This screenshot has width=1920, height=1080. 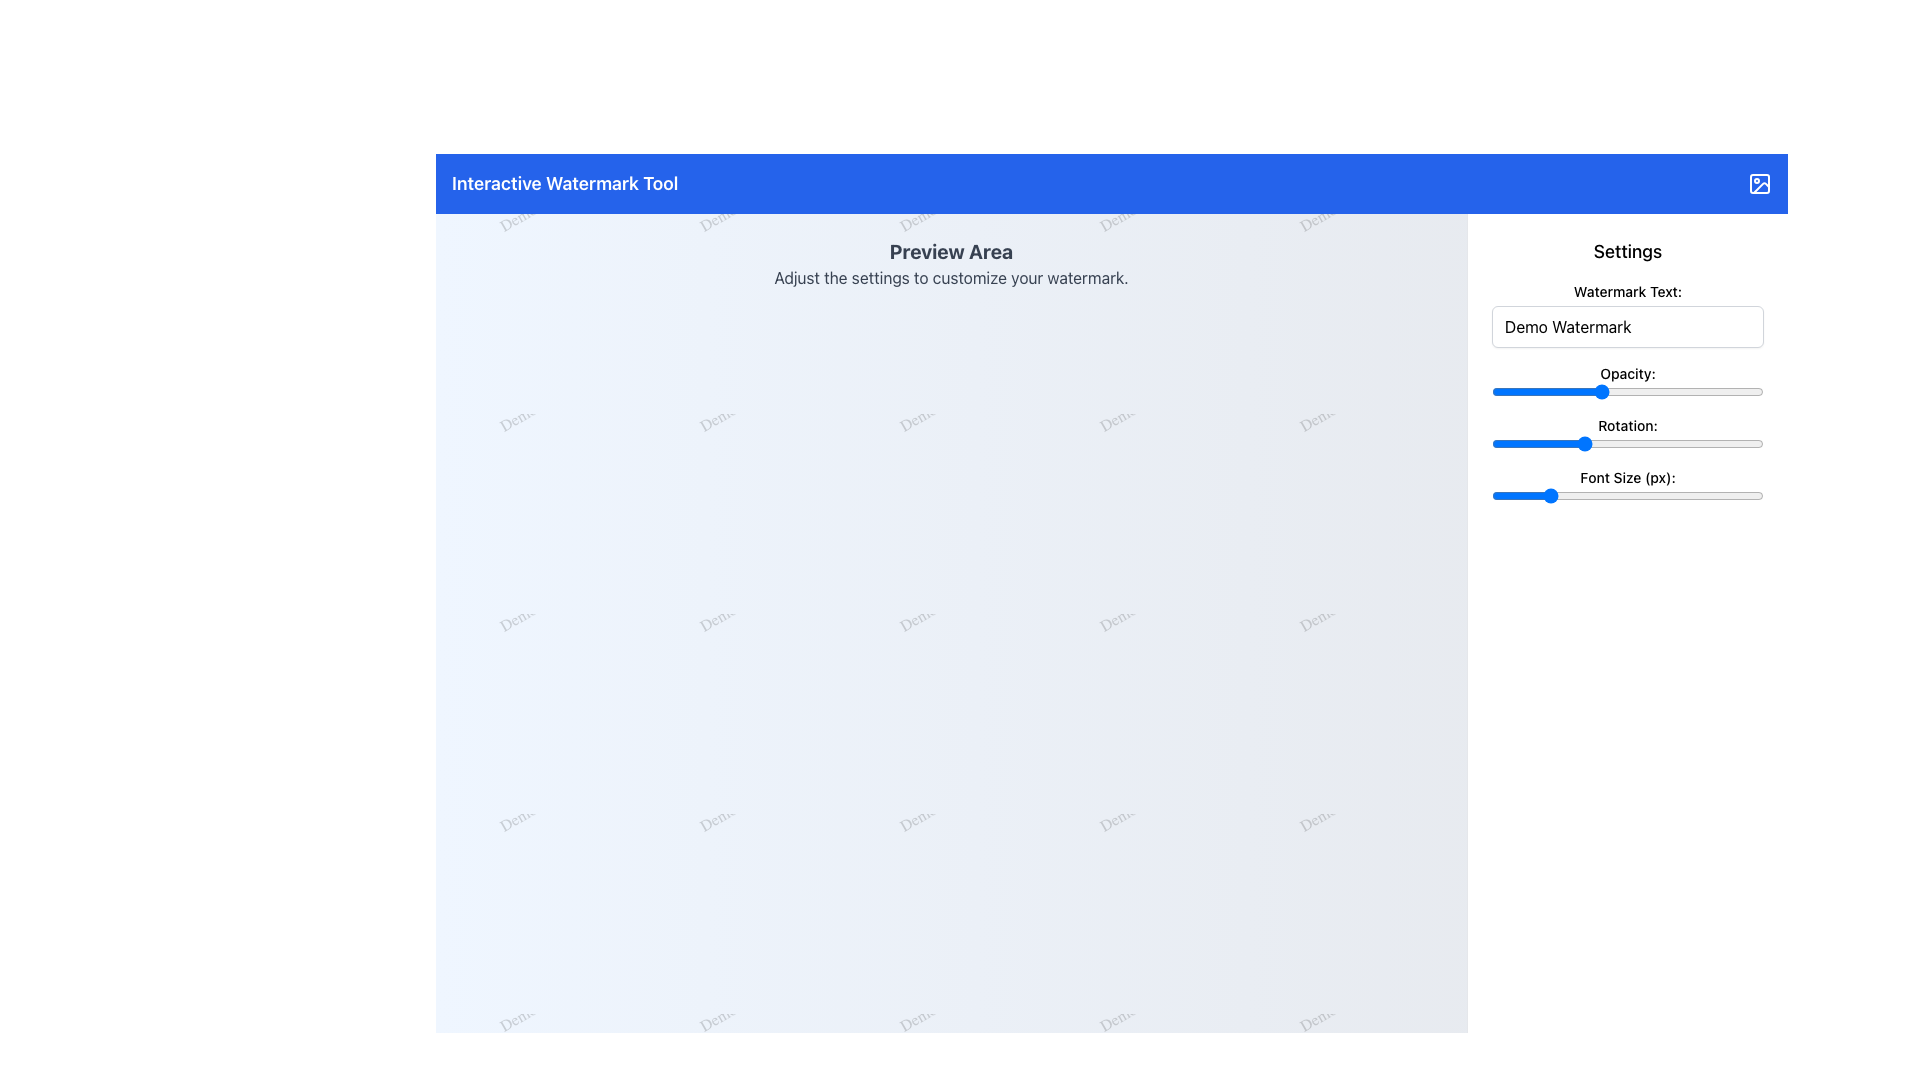 What do you see at coordinates (1656, 442) in the screenshot?
I see `the rotation value of the slider` at bounding box center [1656, 442].